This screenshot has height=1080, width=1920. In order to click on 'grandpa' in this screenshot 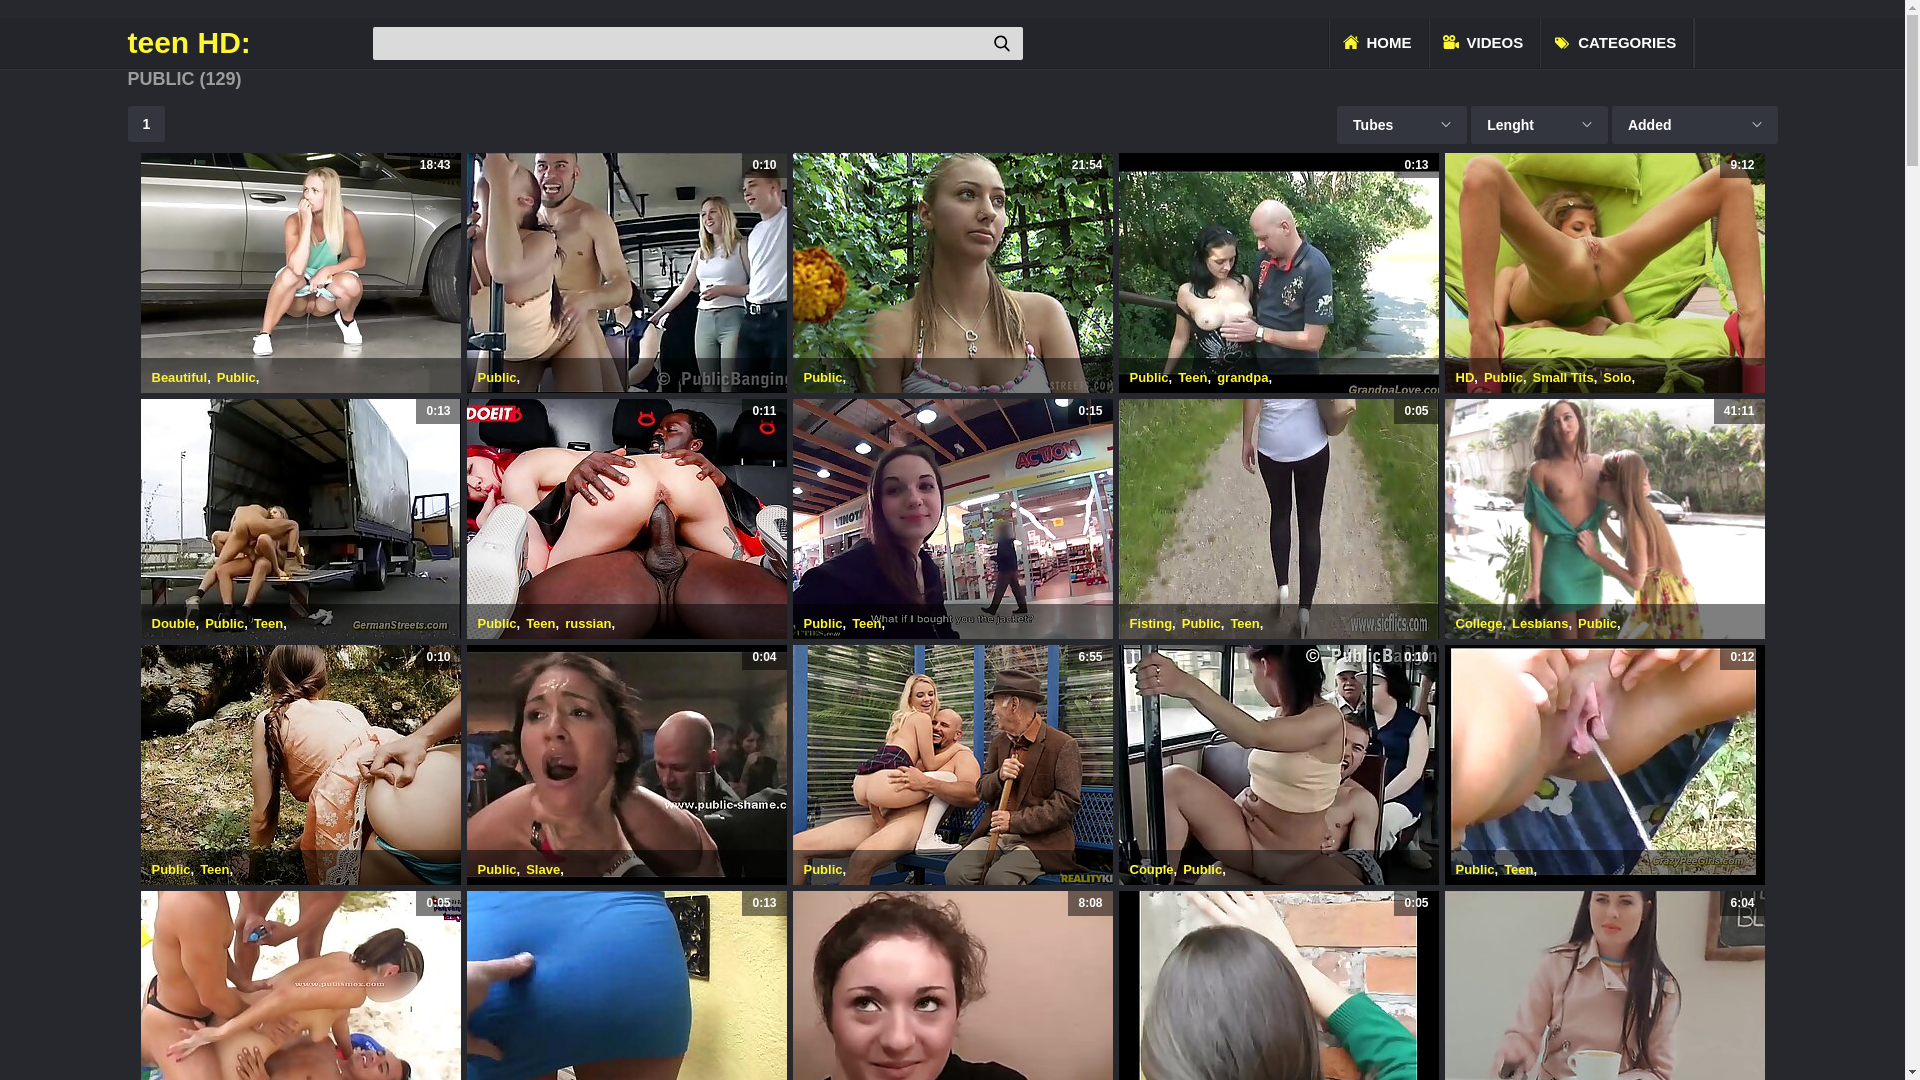, I will do `click(1241, 377)`.